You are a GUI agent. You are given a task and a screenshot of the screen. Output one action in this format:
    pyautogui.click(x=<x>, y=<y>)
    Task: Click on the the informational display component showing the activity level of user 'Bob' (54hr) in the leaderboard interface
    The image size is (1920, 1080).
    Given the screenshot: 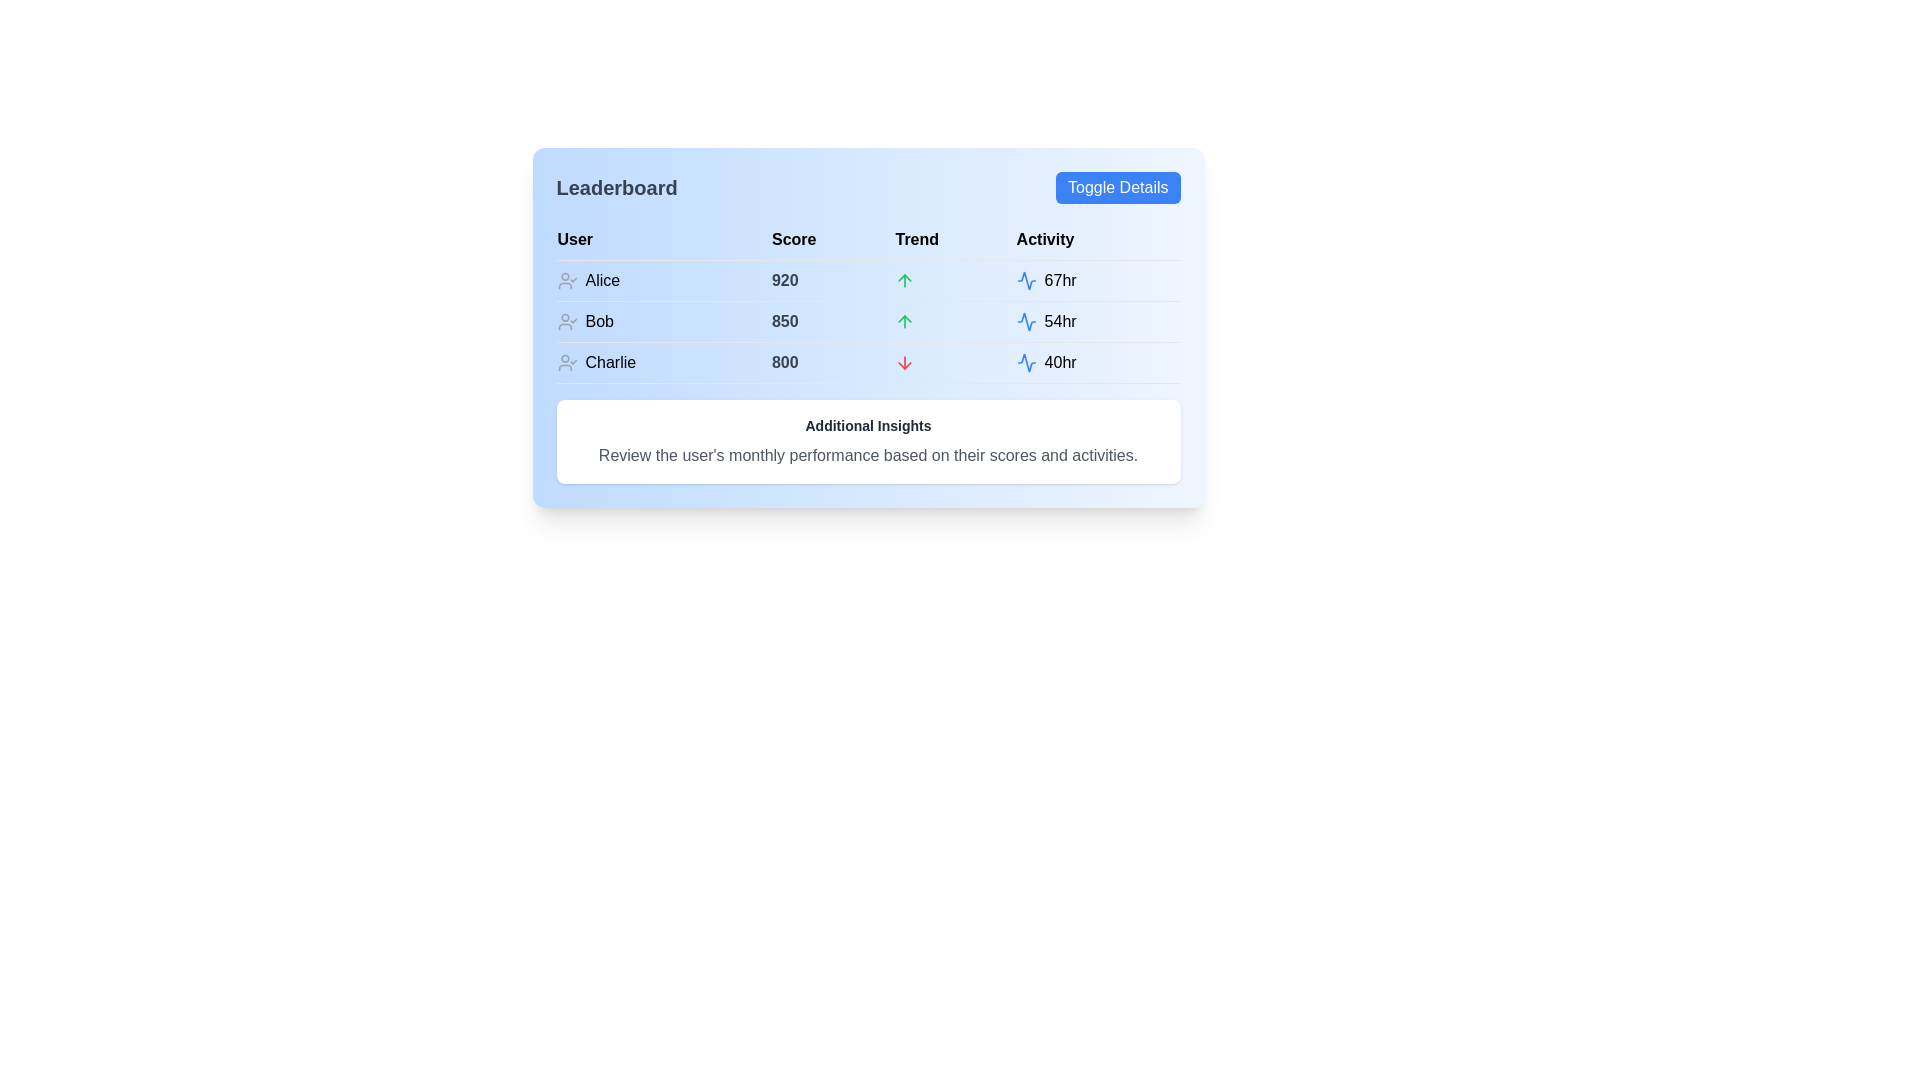 What is the action you would take?
    pyautogui.click(x=1097, y=320)
    